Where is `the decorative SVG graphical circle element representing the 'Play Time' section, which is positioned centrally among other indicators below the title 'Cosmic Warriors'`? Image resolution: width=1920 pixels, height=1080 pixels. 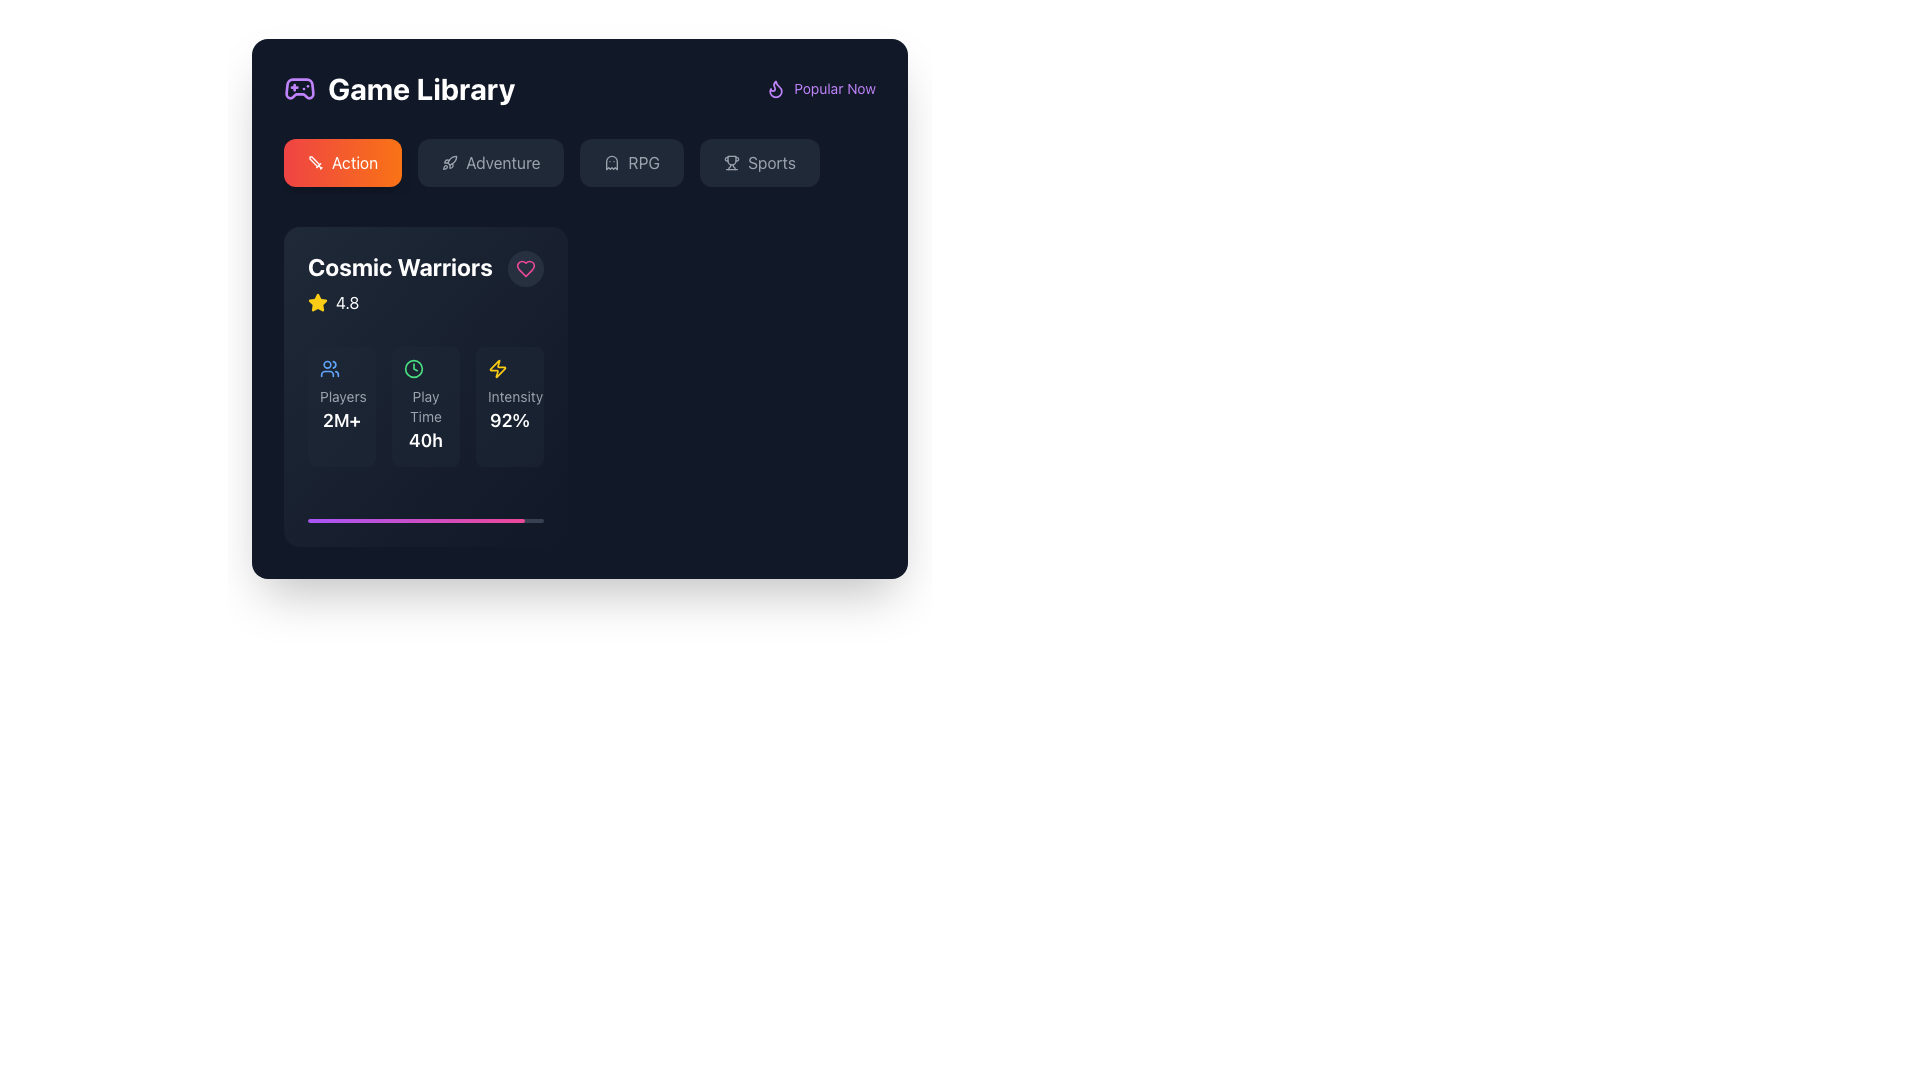
the decorative SVG graphical circle element representing the 'Play Time' section, which is positioned centrally among other indicators below the title 'Cosmic Warriors' is located at coordinates (412, 369).